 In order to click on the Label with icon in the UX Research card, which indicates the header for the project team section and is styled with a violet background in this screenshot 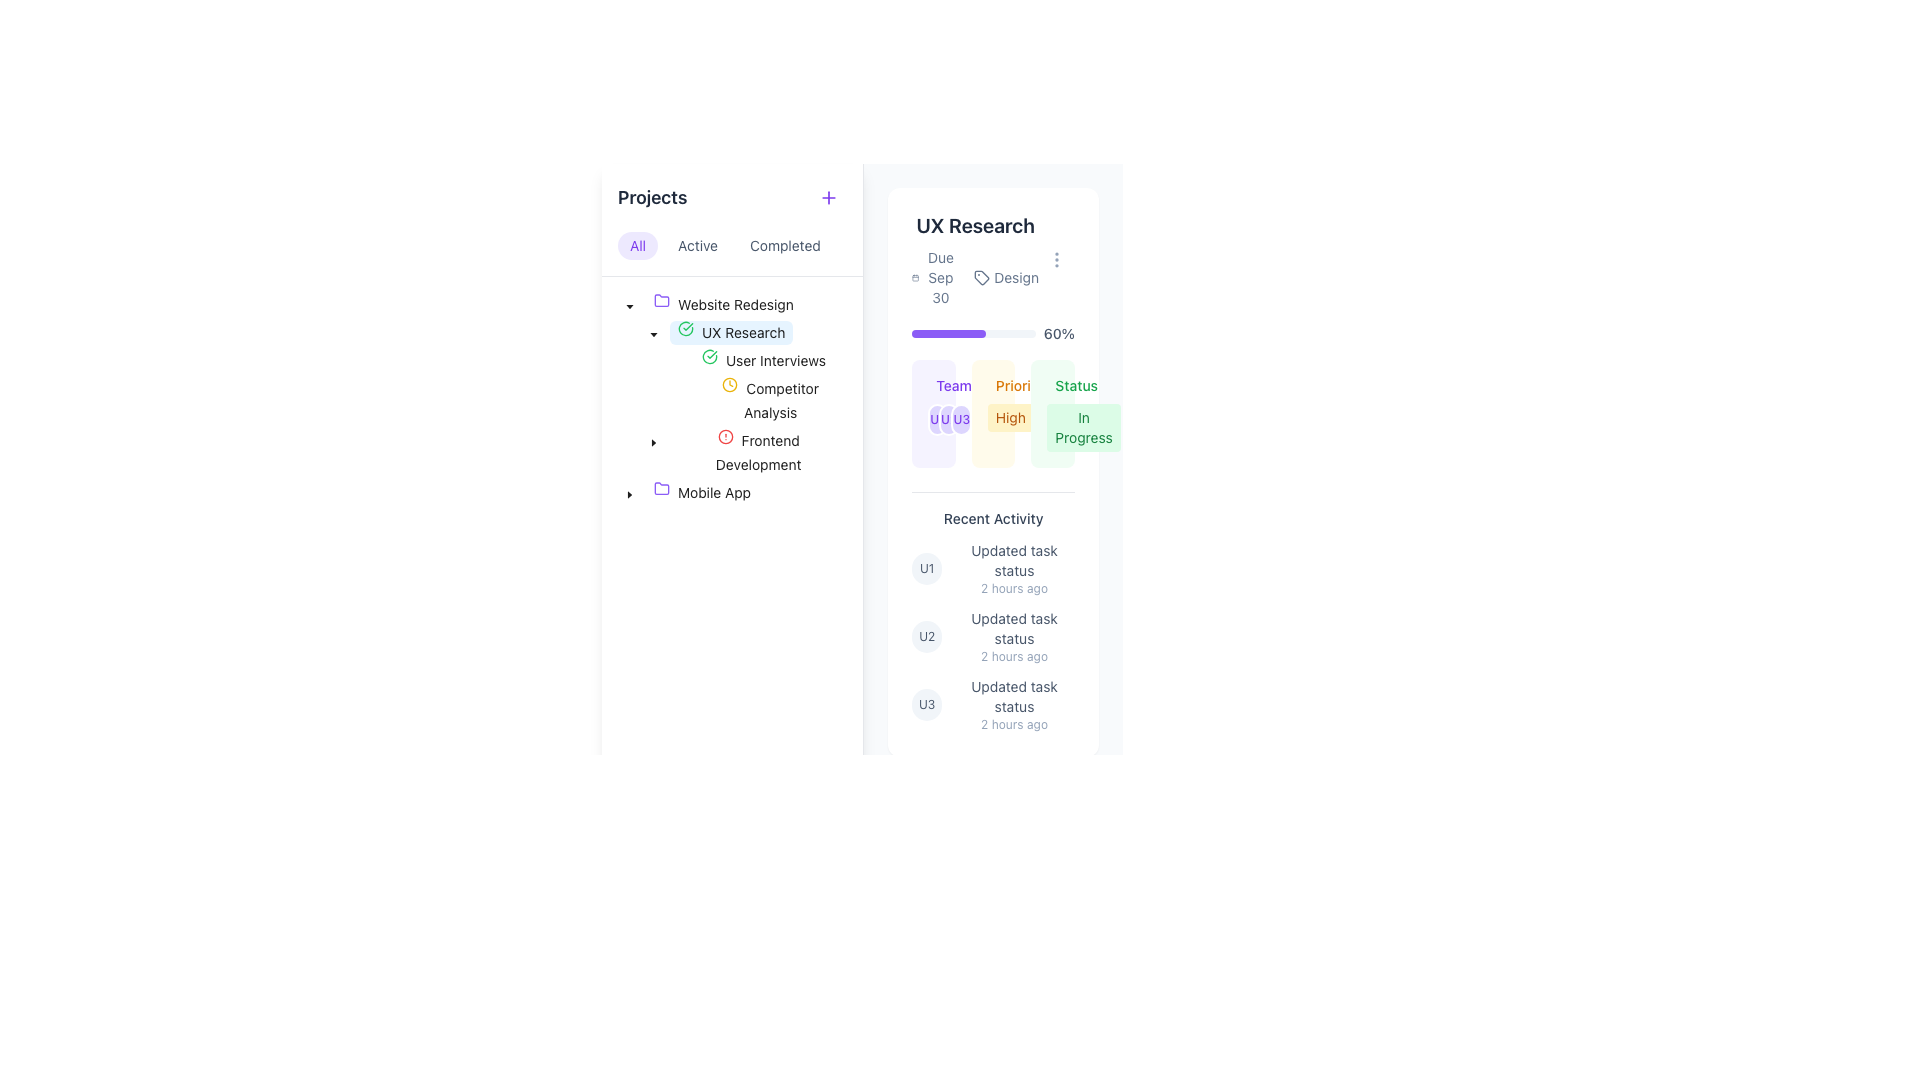, I will do `click(933, 385)`.